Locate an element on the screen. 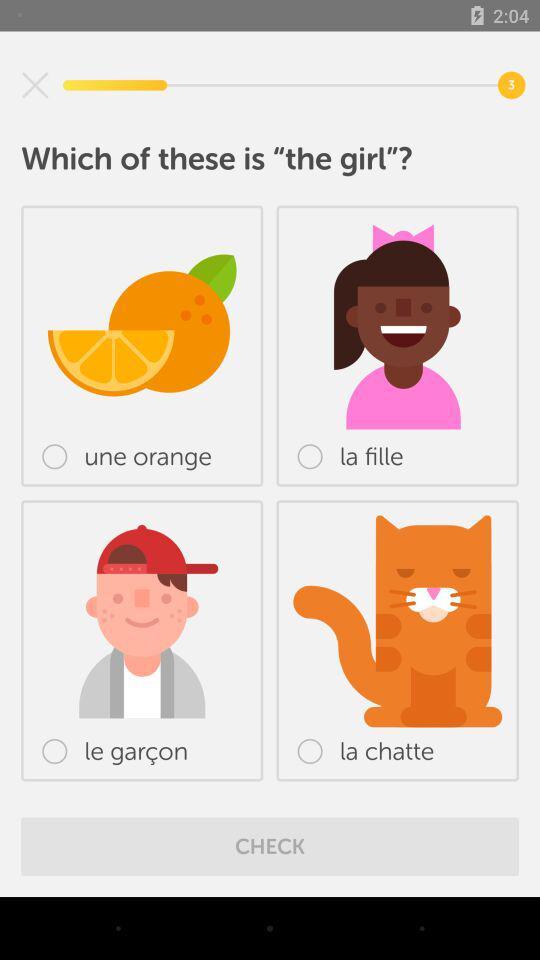 The height and width of the screenshot is (960, 540). the check is located at coordinates (270, 845).